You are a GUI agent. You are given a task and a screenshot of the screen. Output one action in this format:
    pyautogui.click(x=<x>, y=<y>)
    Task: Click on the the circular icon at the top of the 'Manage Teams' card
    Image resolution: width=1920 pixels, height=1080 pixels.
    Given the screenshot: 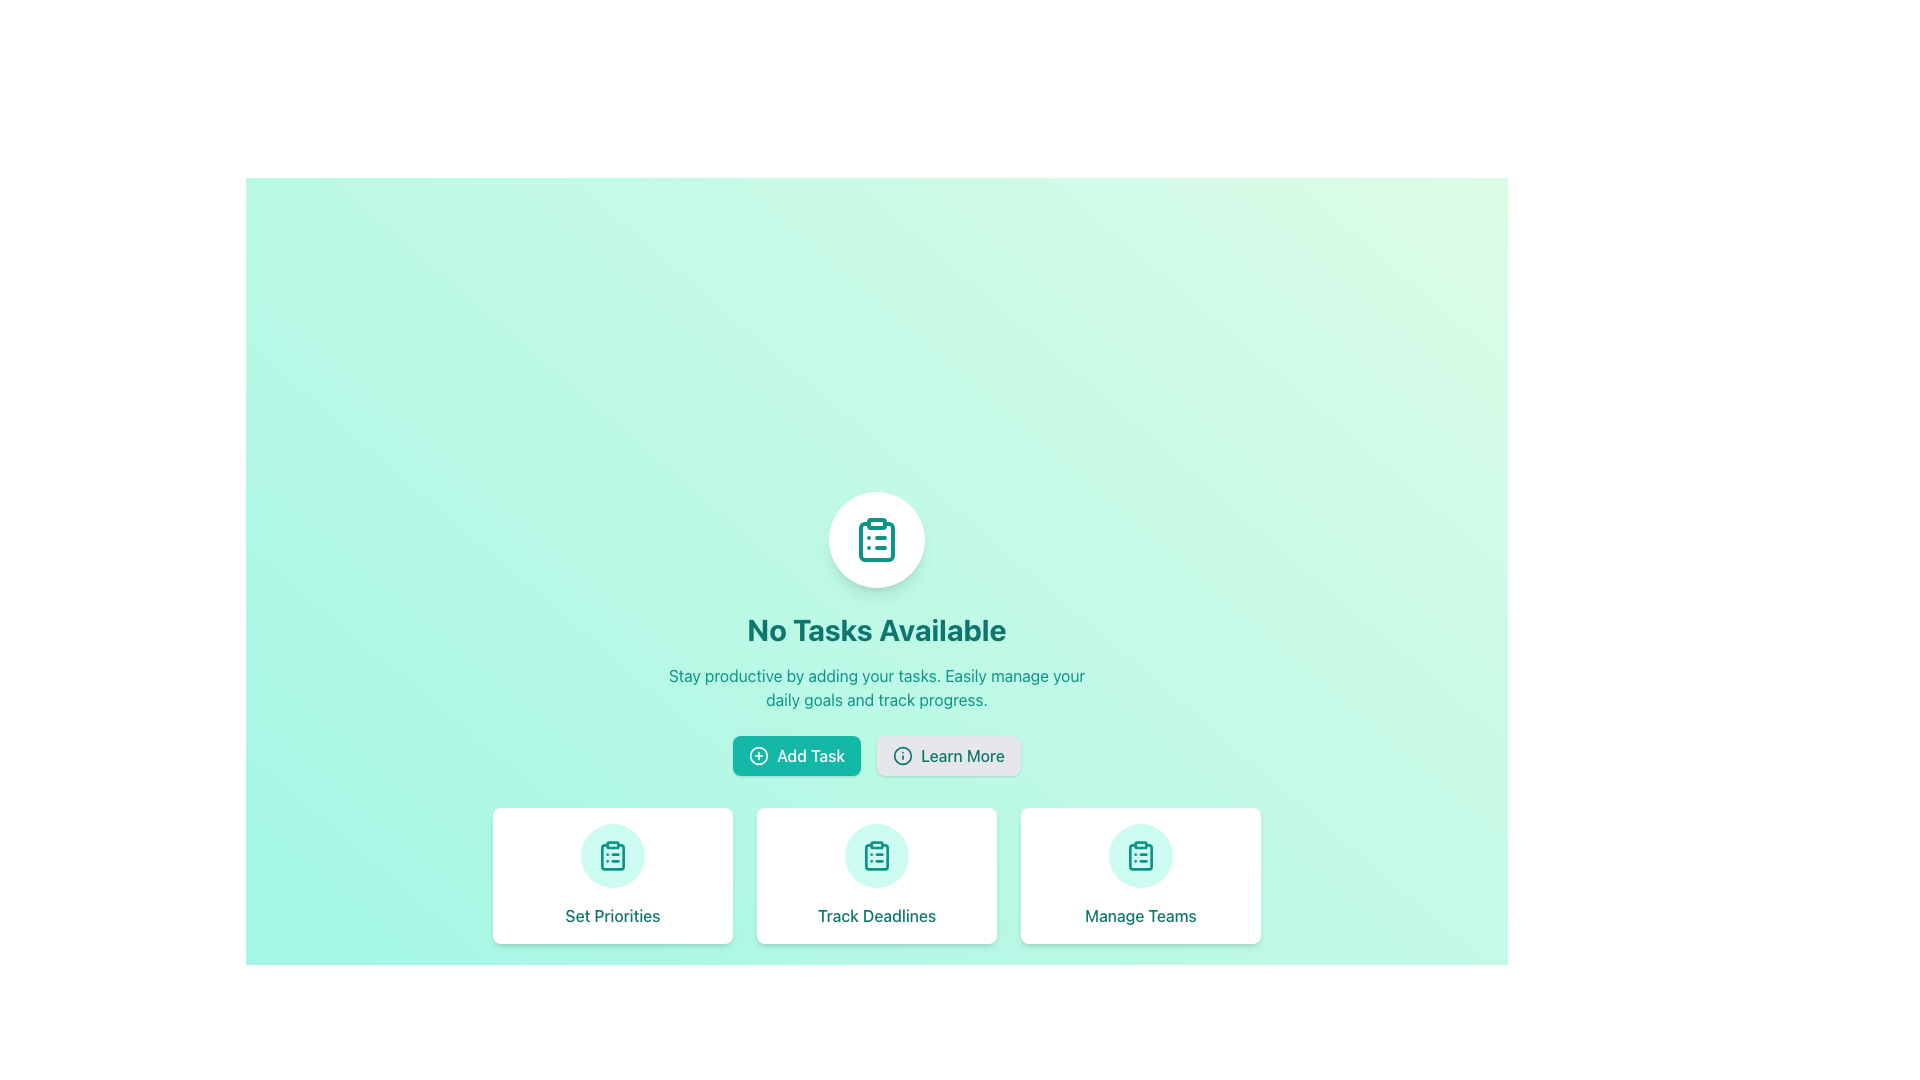 What is the action you would take?
    pyautogui.click(x=1141, y=855)
    